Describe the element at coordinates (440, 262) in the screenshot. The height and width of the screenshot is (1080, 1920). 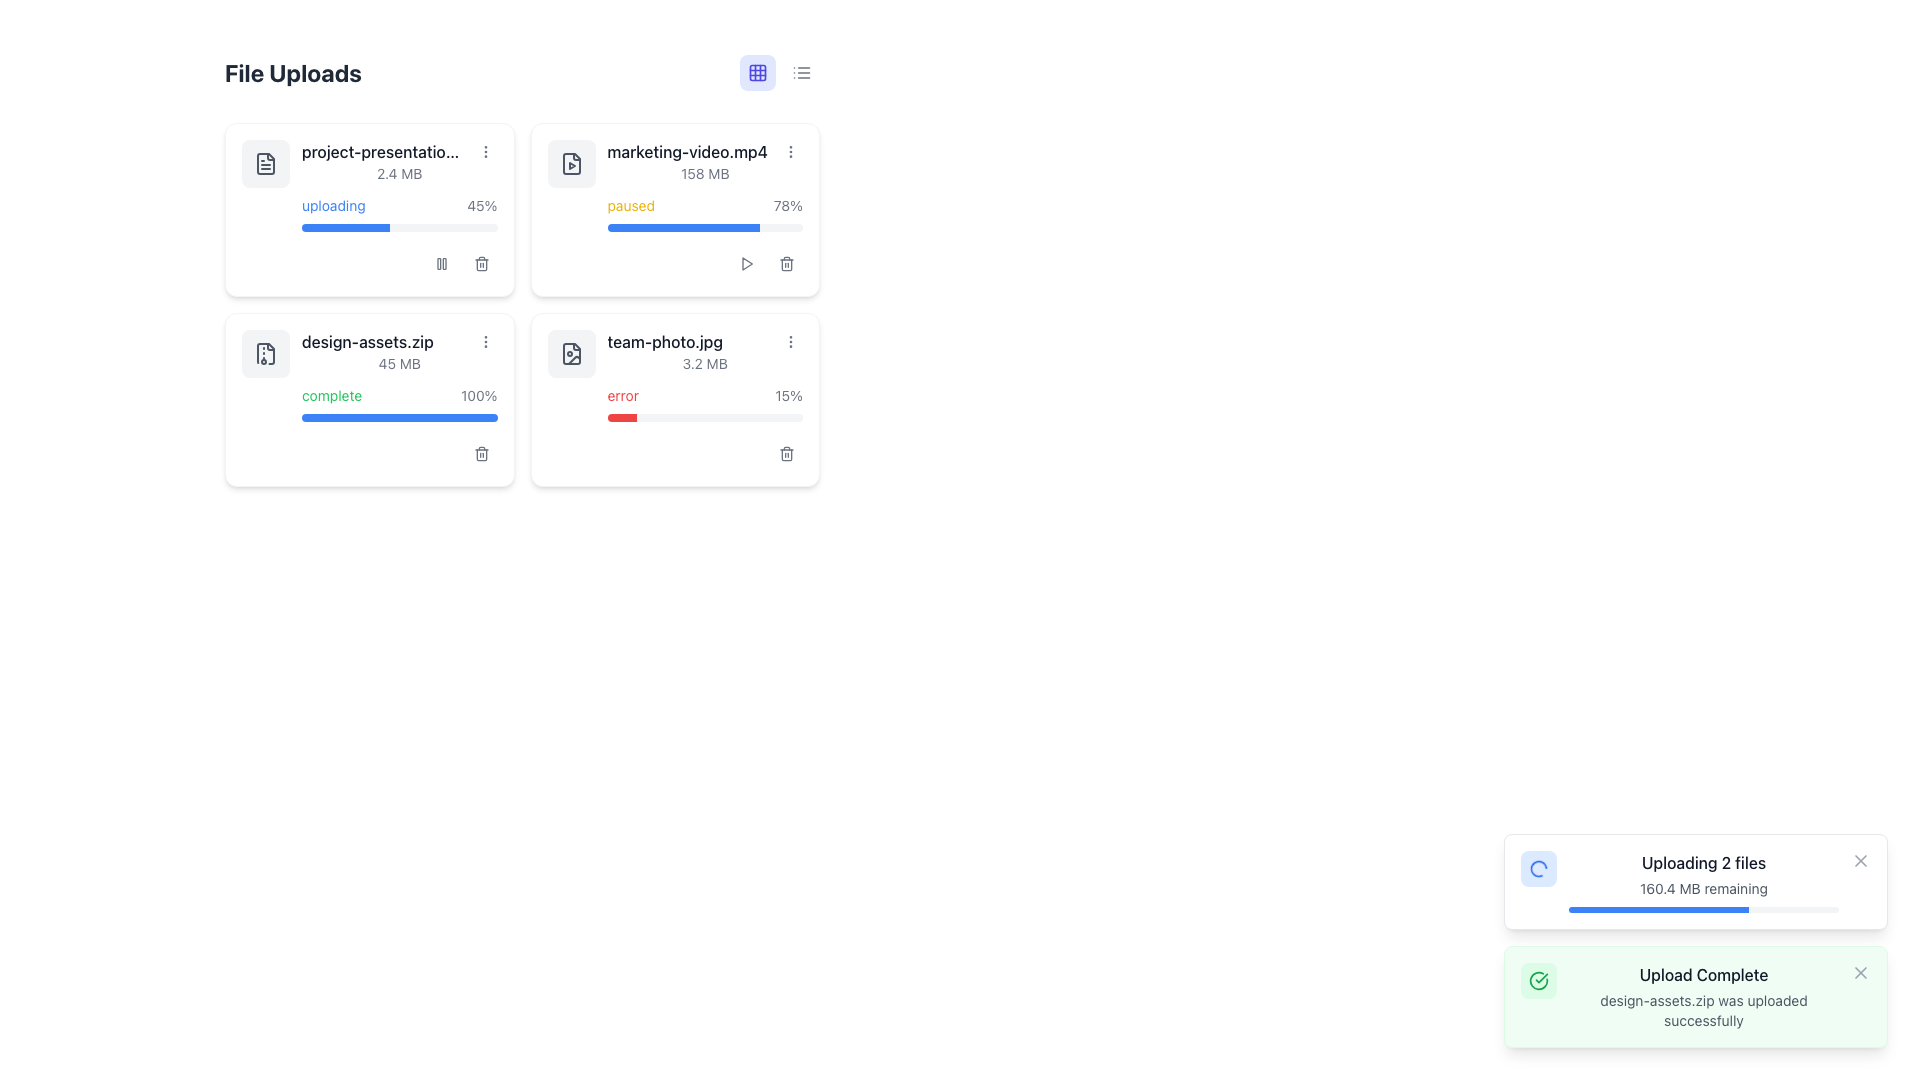
I see `the 'pause' icon, which is represented by two vertical bars with rounded corners, located in the control area of the 'marketing-video.mp4' card` at that location.